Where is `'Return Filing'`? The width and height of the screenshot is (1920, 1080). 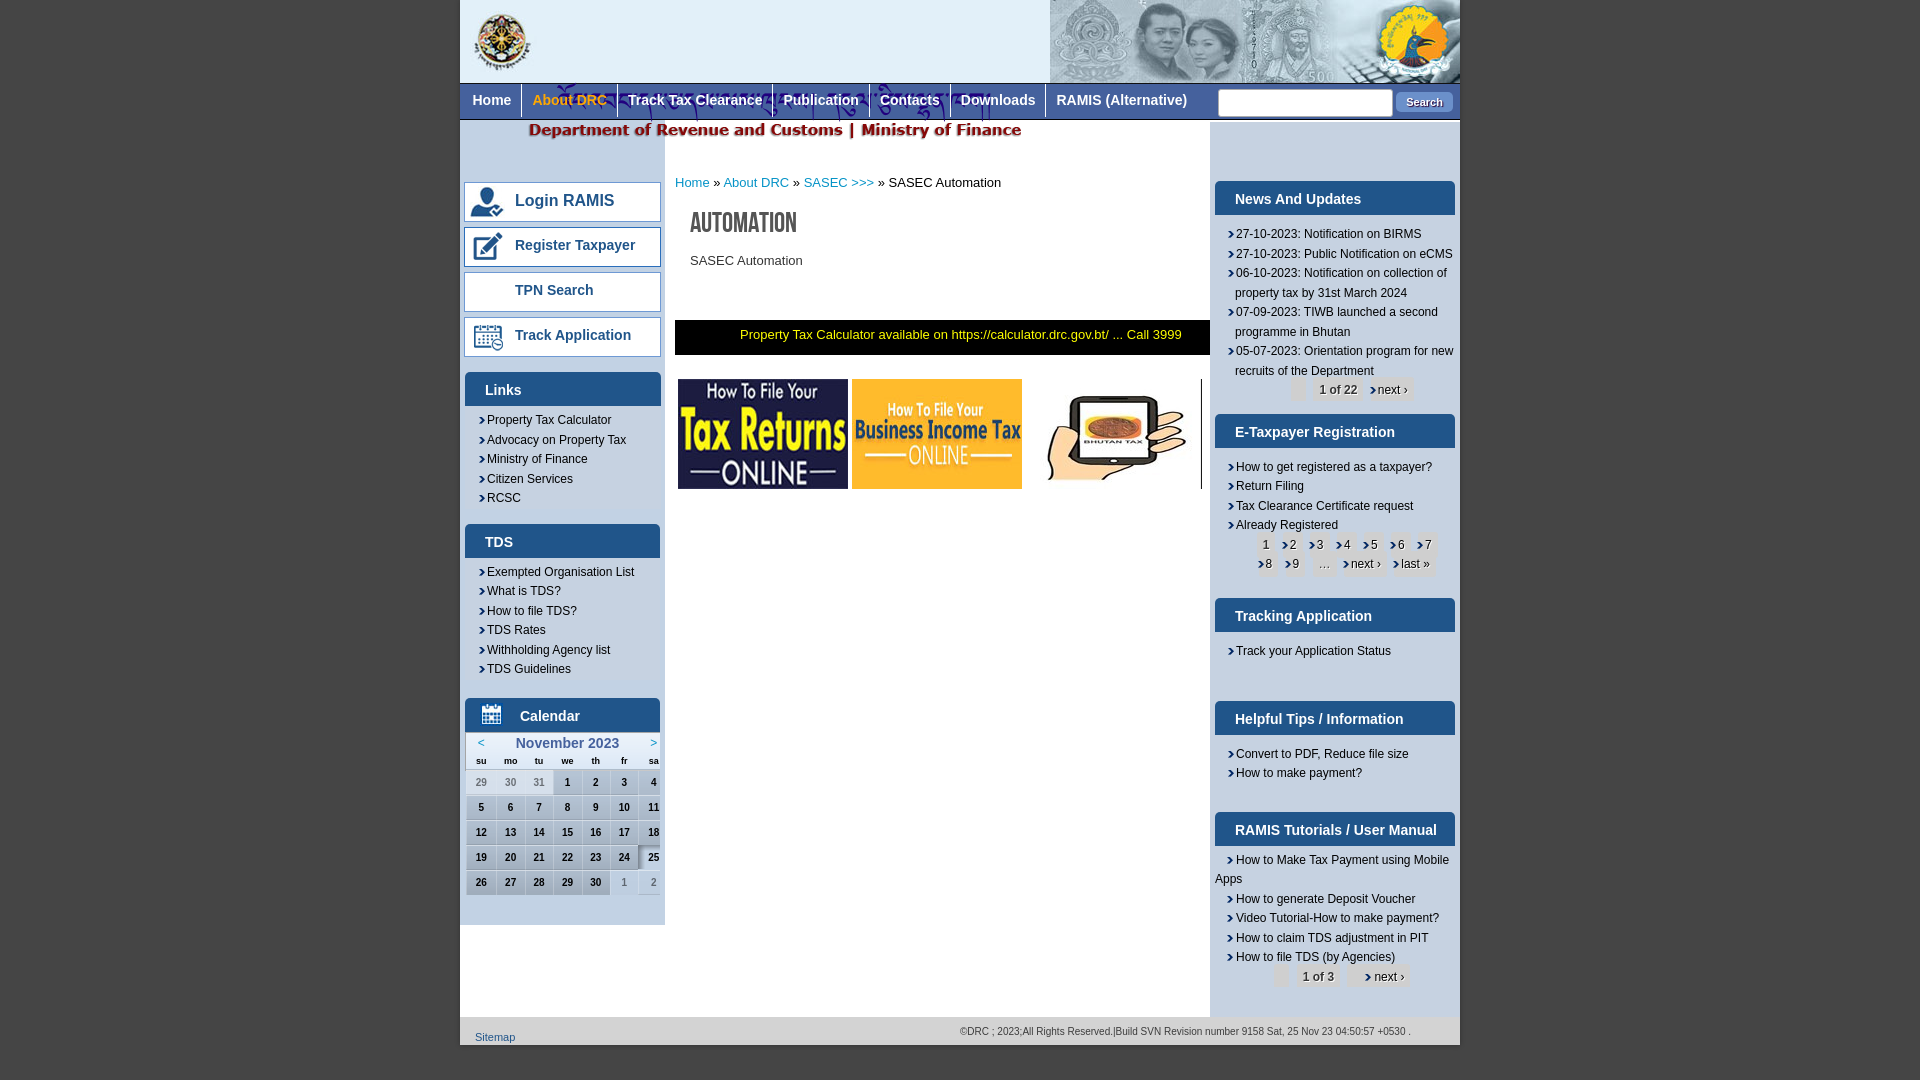 'Return Filing' is located at coordinates (1224, 486).